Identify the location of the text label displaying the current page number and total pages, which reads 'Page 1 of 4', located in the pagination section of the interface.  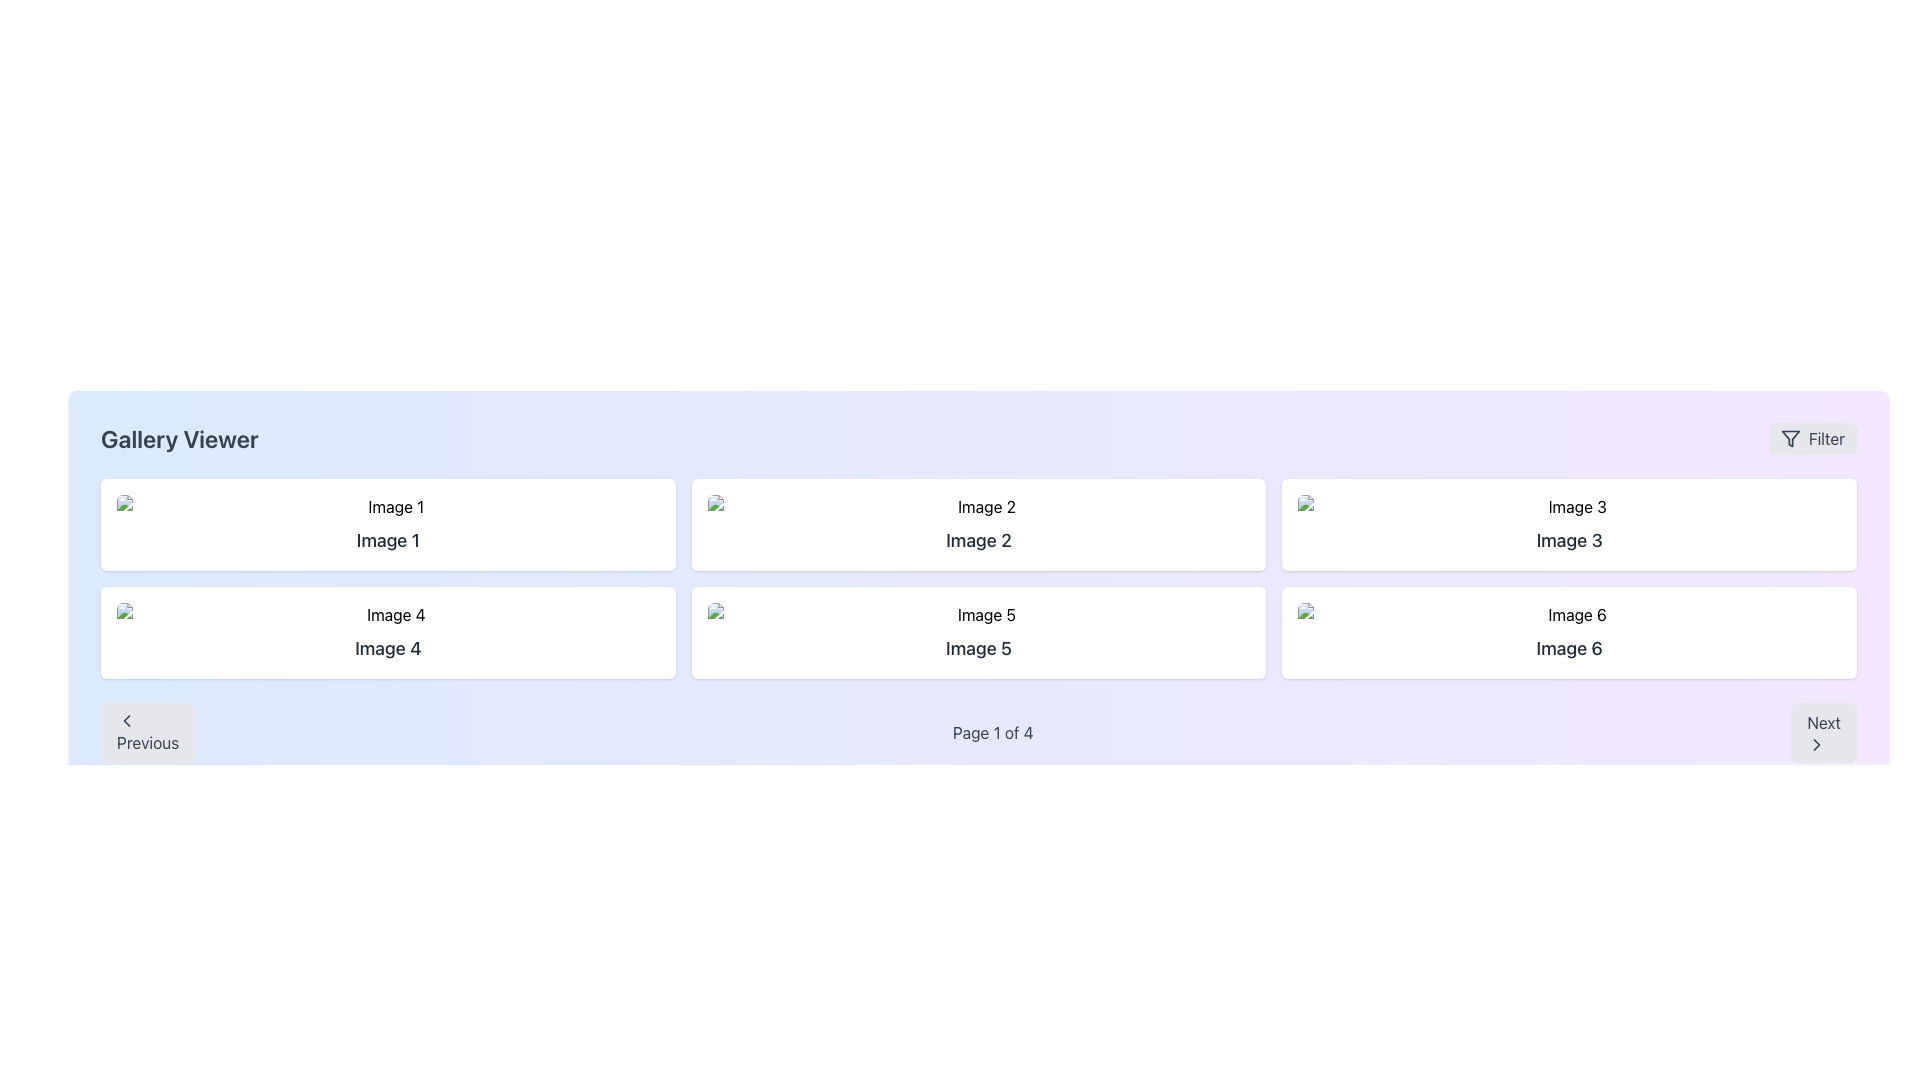
(993, 732).